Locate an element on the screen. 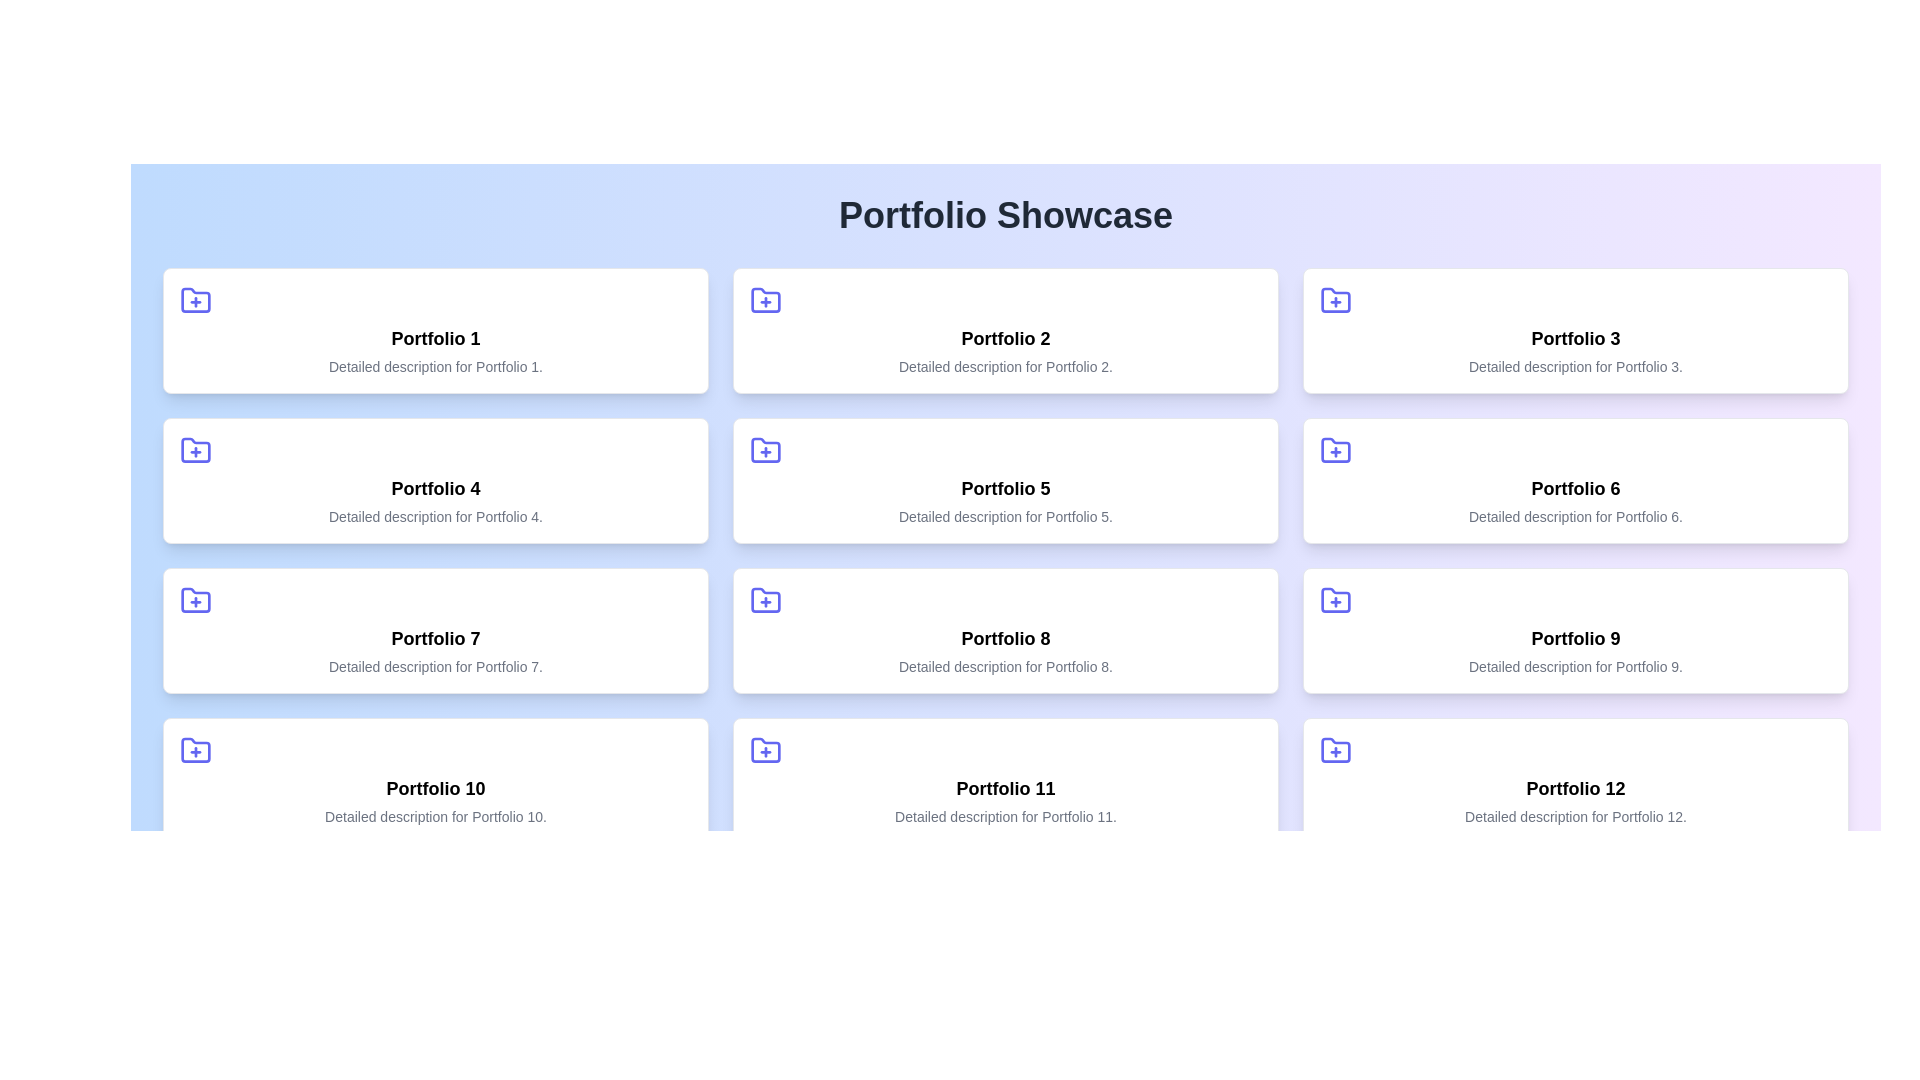  the Card element representing a portfolio item located in the fourth row, middle column of a grid layout is located at coordinates (1006, 779).